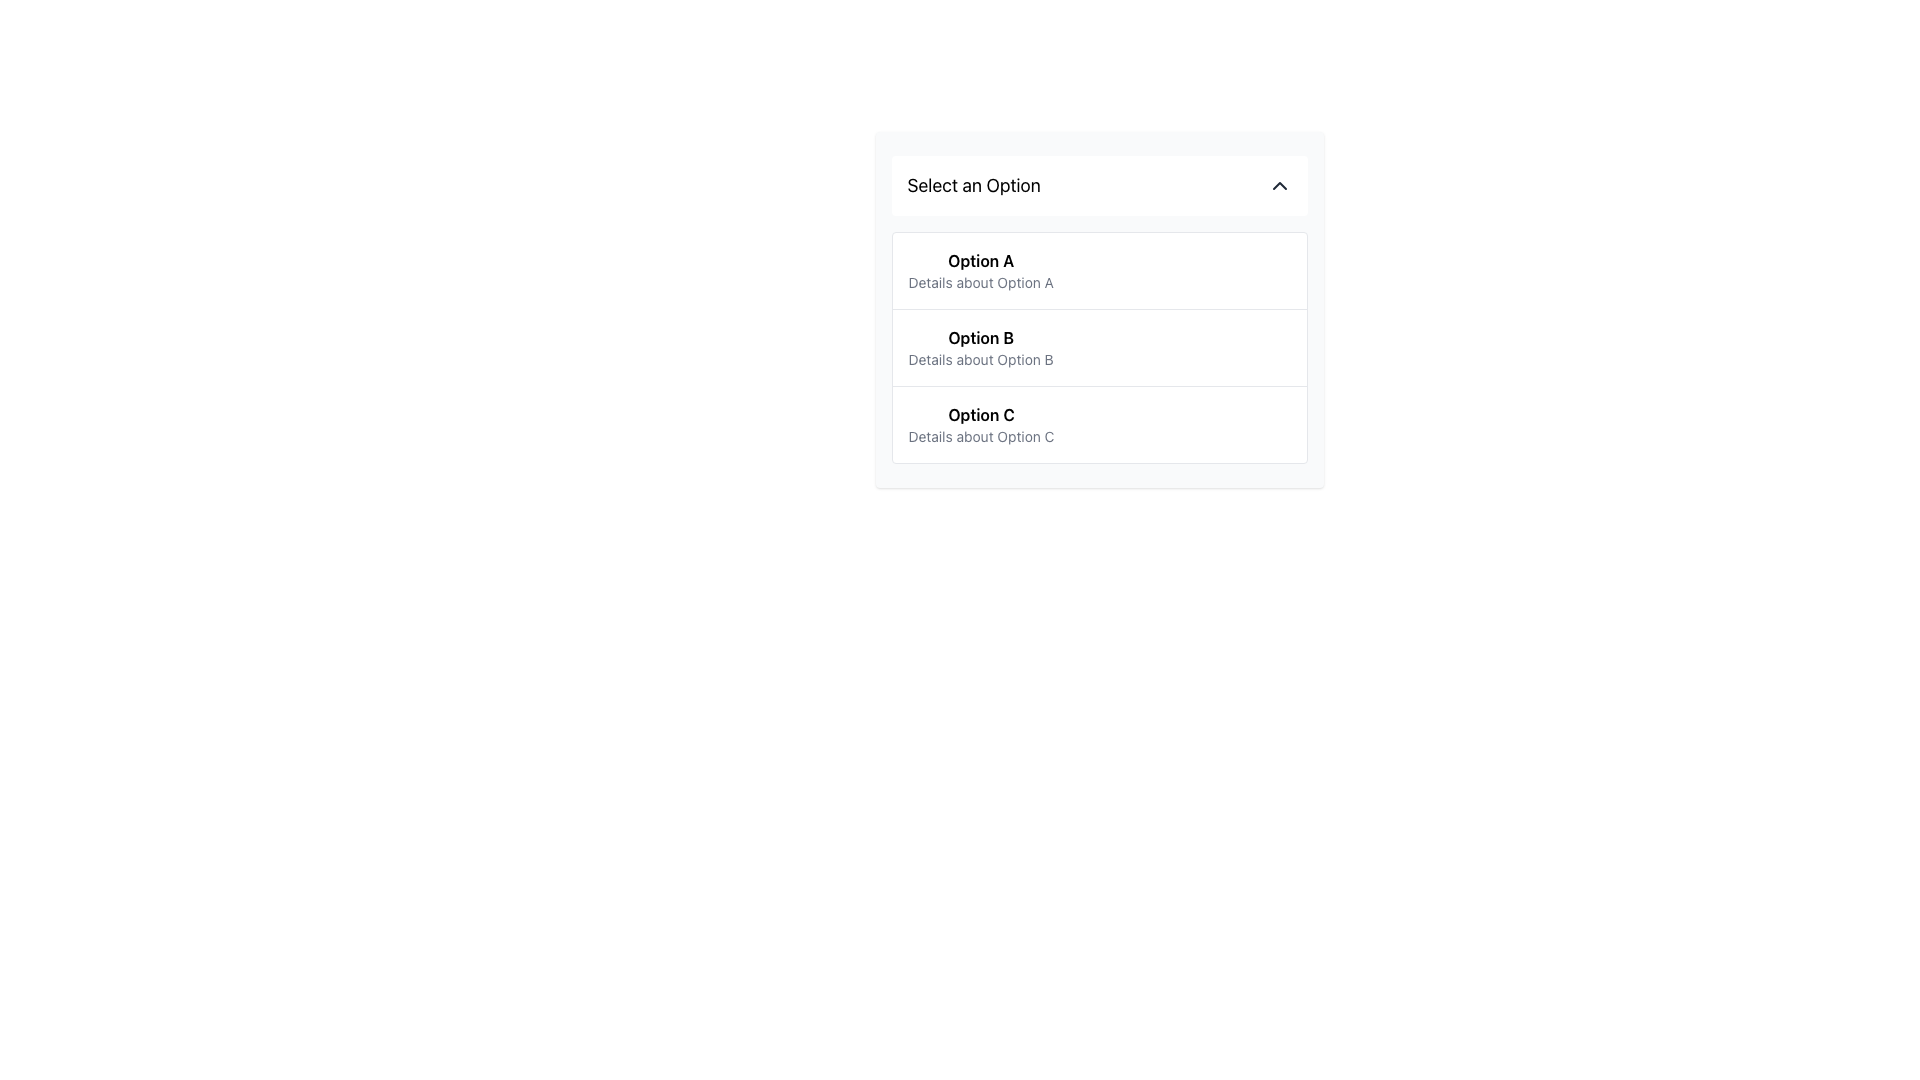 Image resolution: width=1920 pixels, height=1080 pixels. I want to click on the upward-pointing chevron icon located on the far right of the header section labeled 'Select an Option', so click(1278, 185).